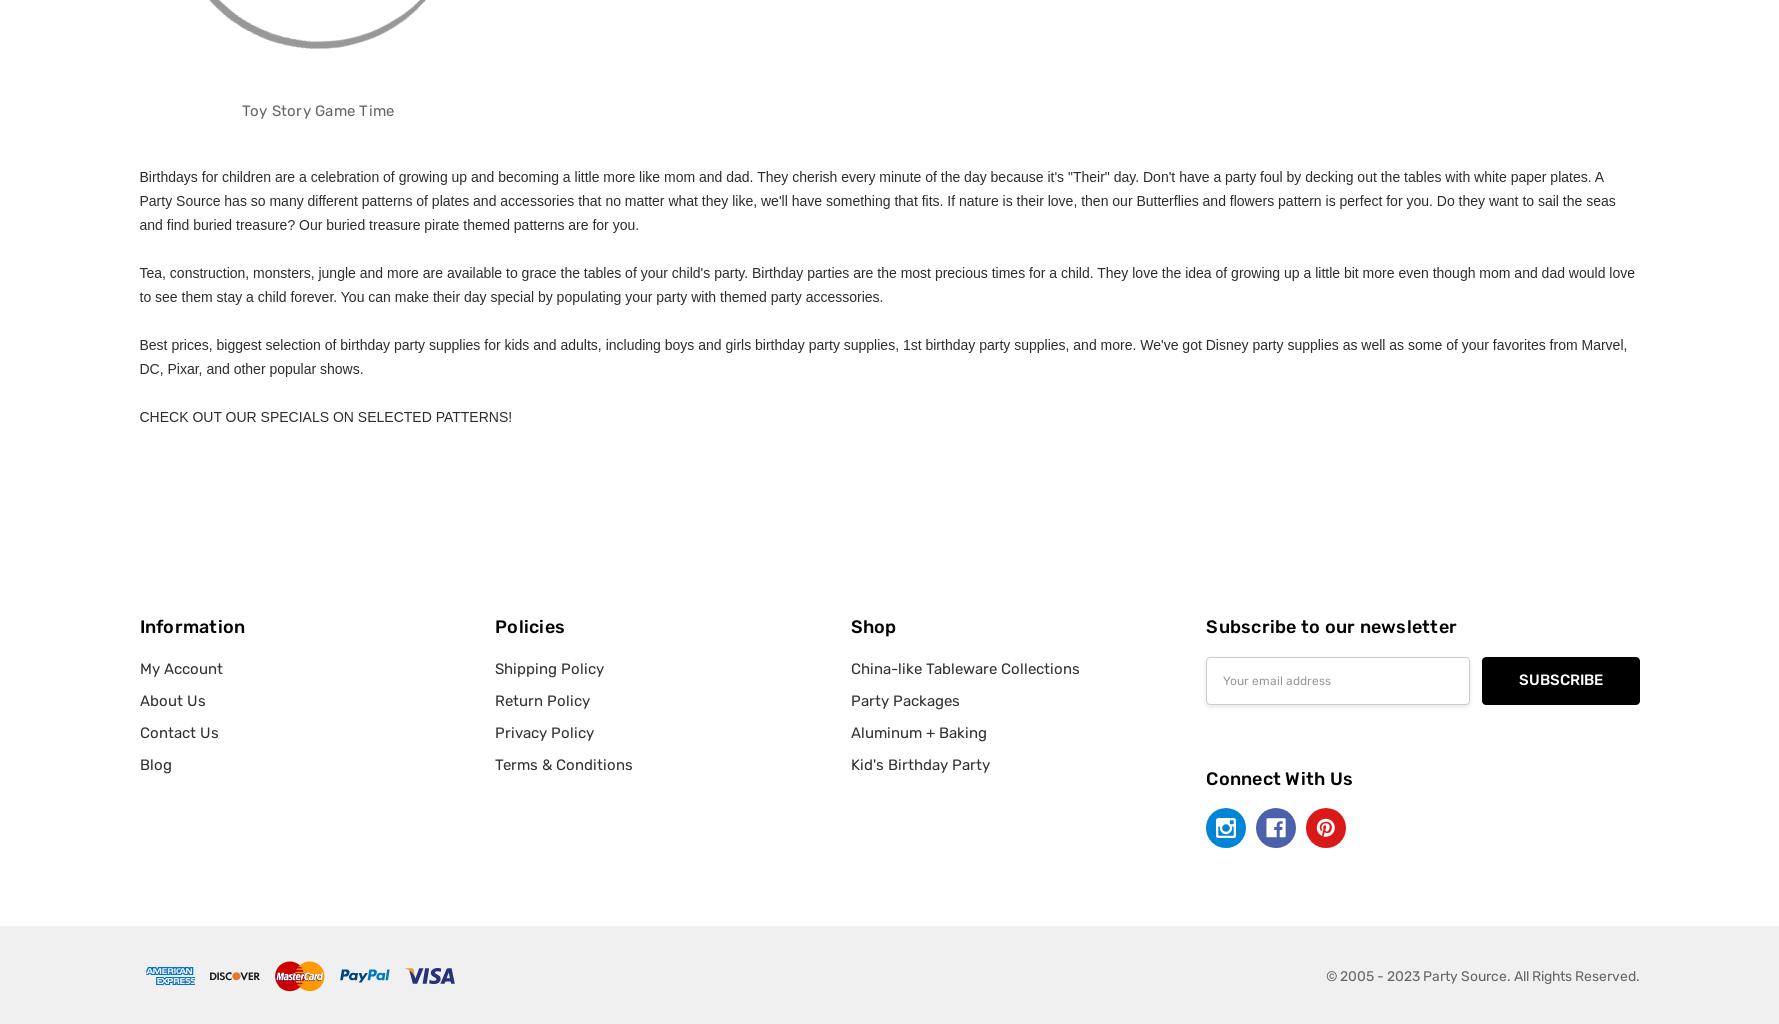 This screenshot has height=1024, width=1779. Describe the element at coordinates (191, 625) in the screenshot. I see `'Information'` at that location.